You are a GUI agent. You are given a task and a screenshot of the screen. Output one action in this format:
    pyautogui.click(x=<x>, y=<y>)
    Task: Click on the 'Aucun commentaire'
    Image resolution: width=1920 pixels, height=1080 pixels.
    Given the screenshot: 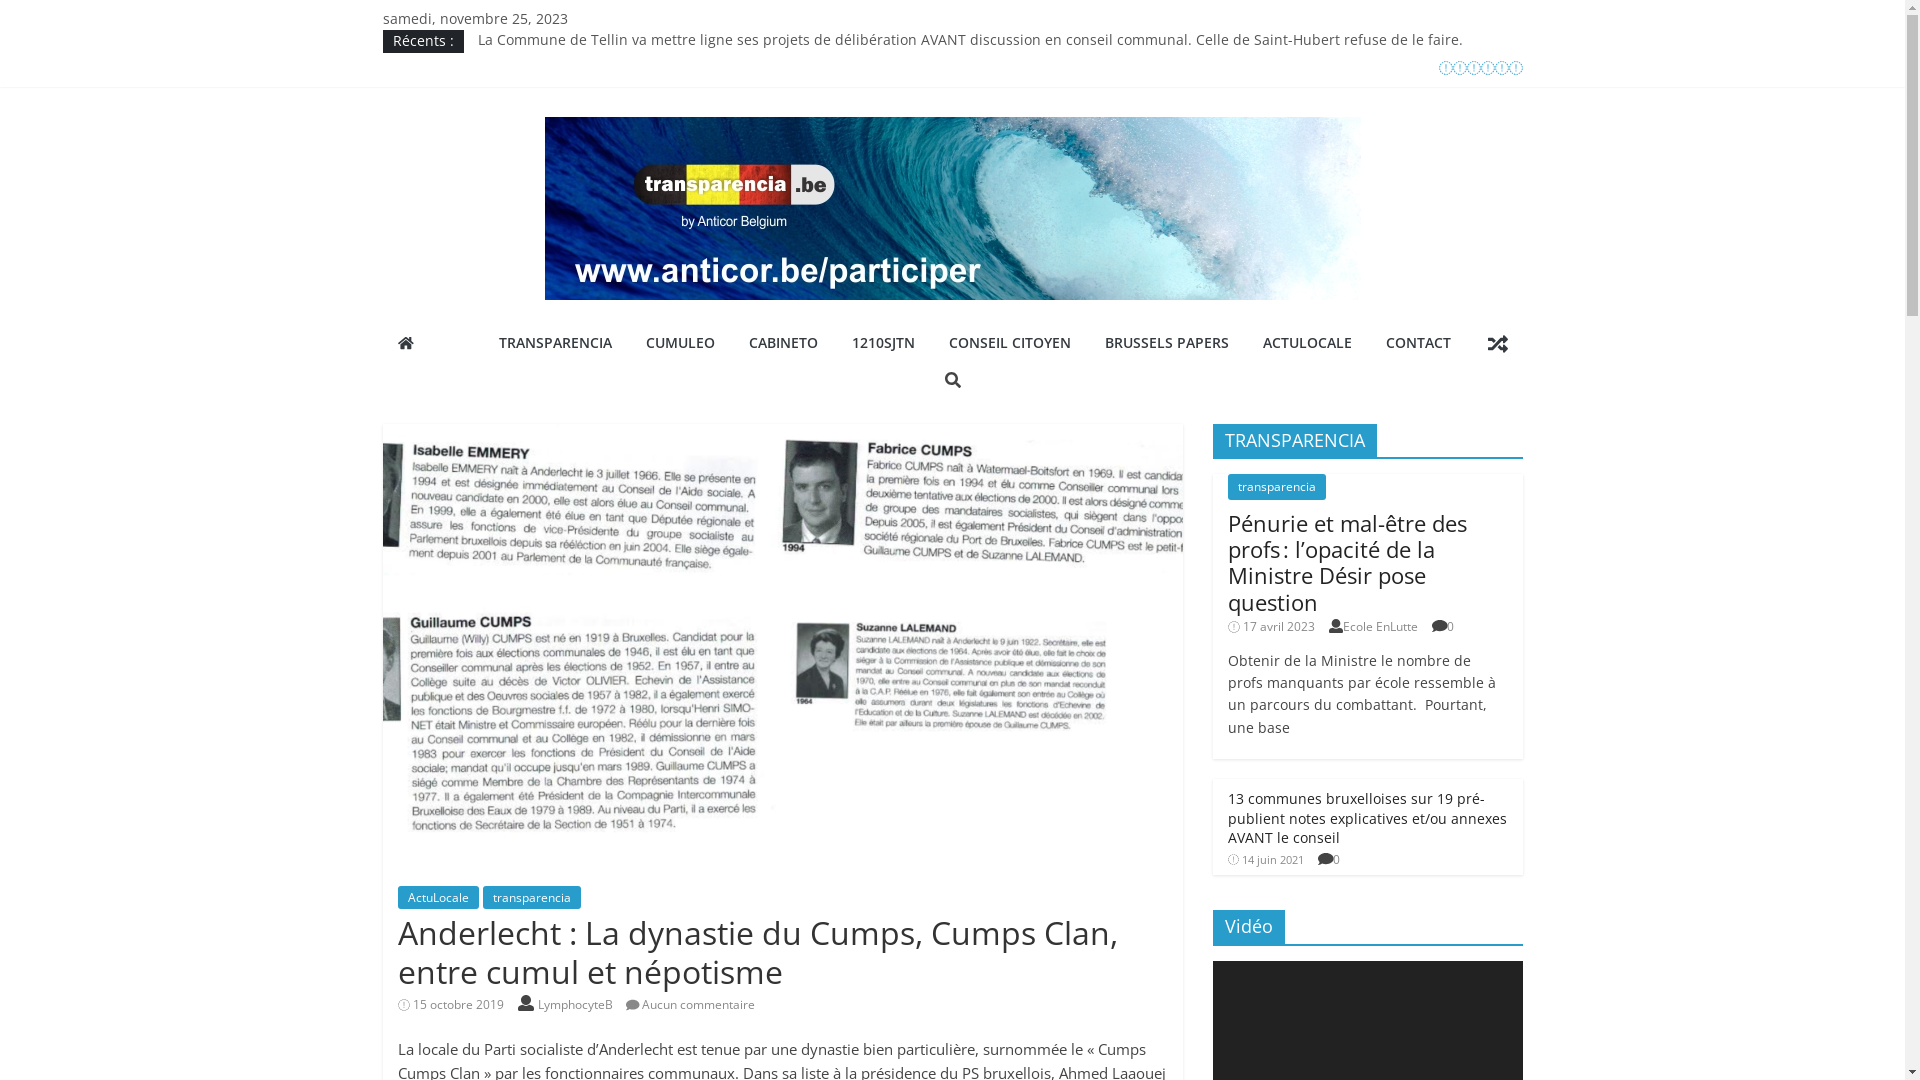 What is the action you would take?
    pyautogui.click(x=691, y=1004)
    